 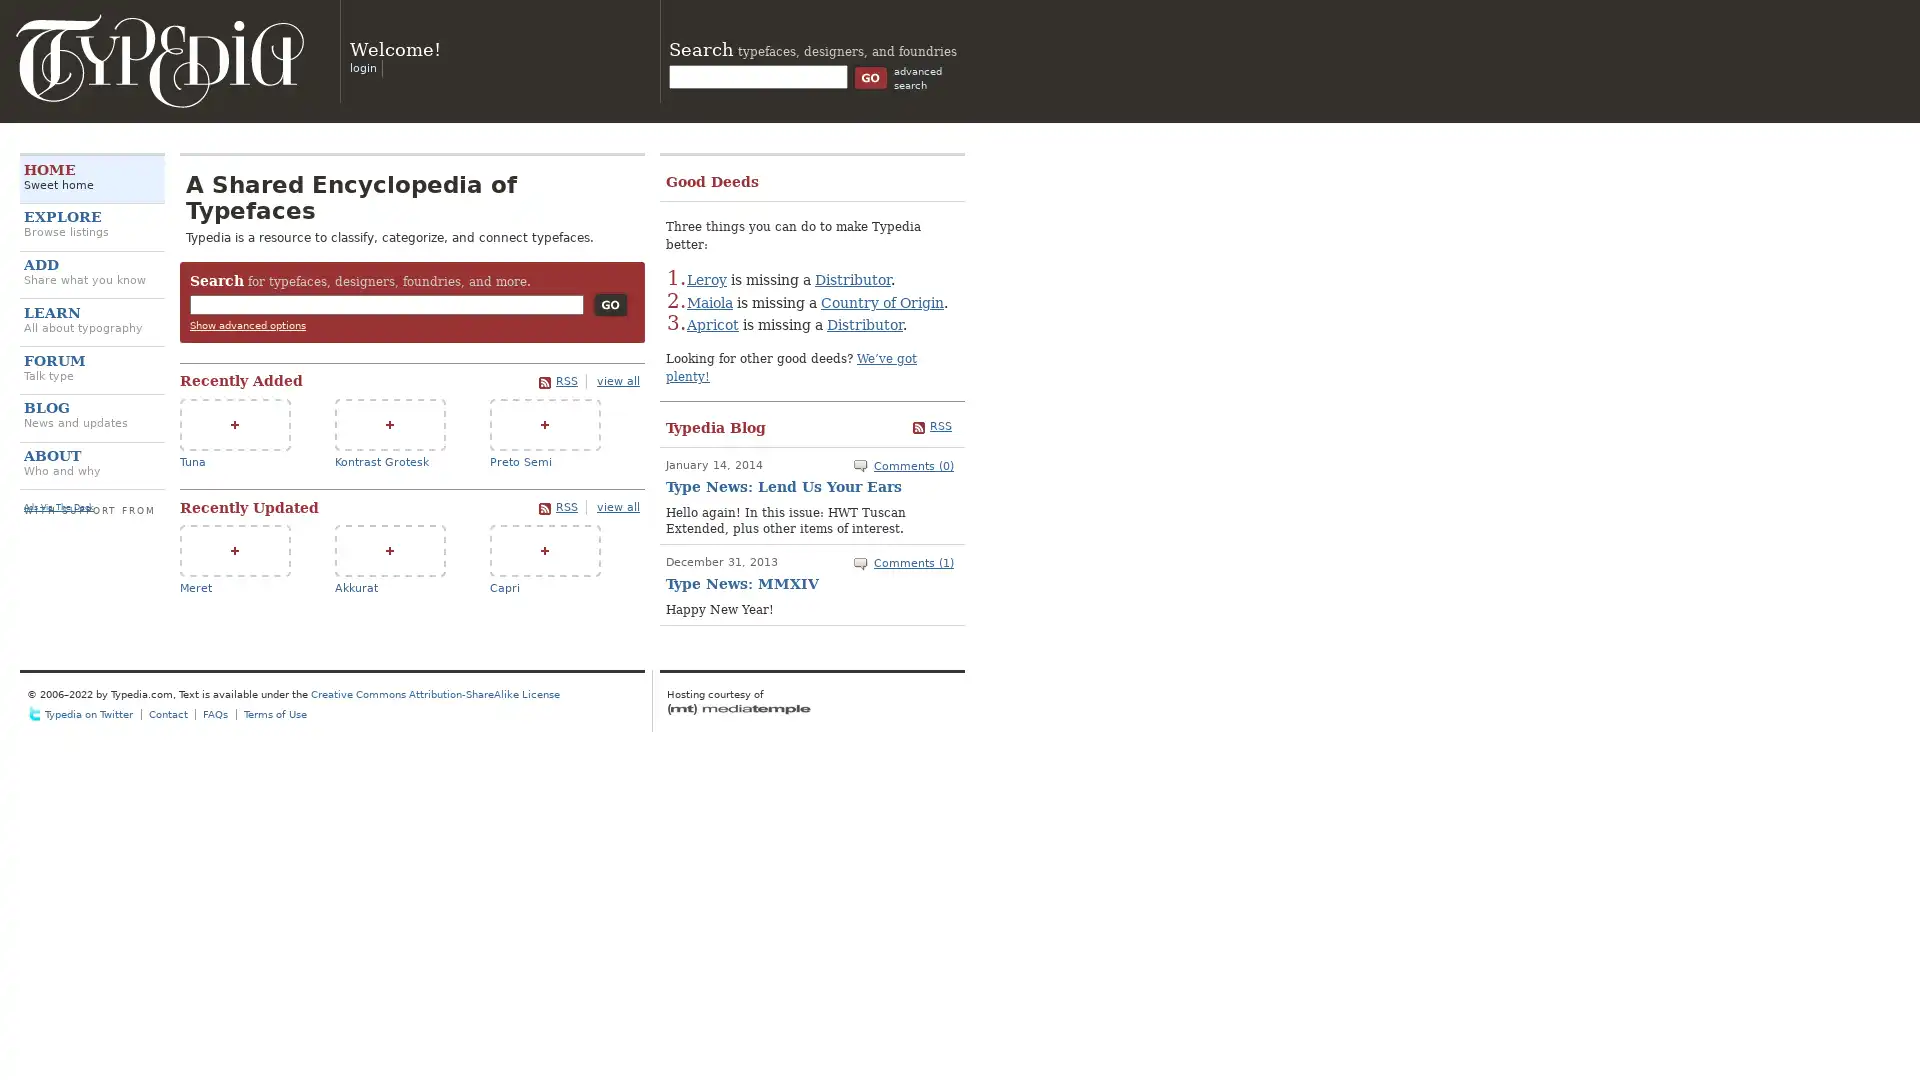 I want to click on Go, so click(x=870, y=76).